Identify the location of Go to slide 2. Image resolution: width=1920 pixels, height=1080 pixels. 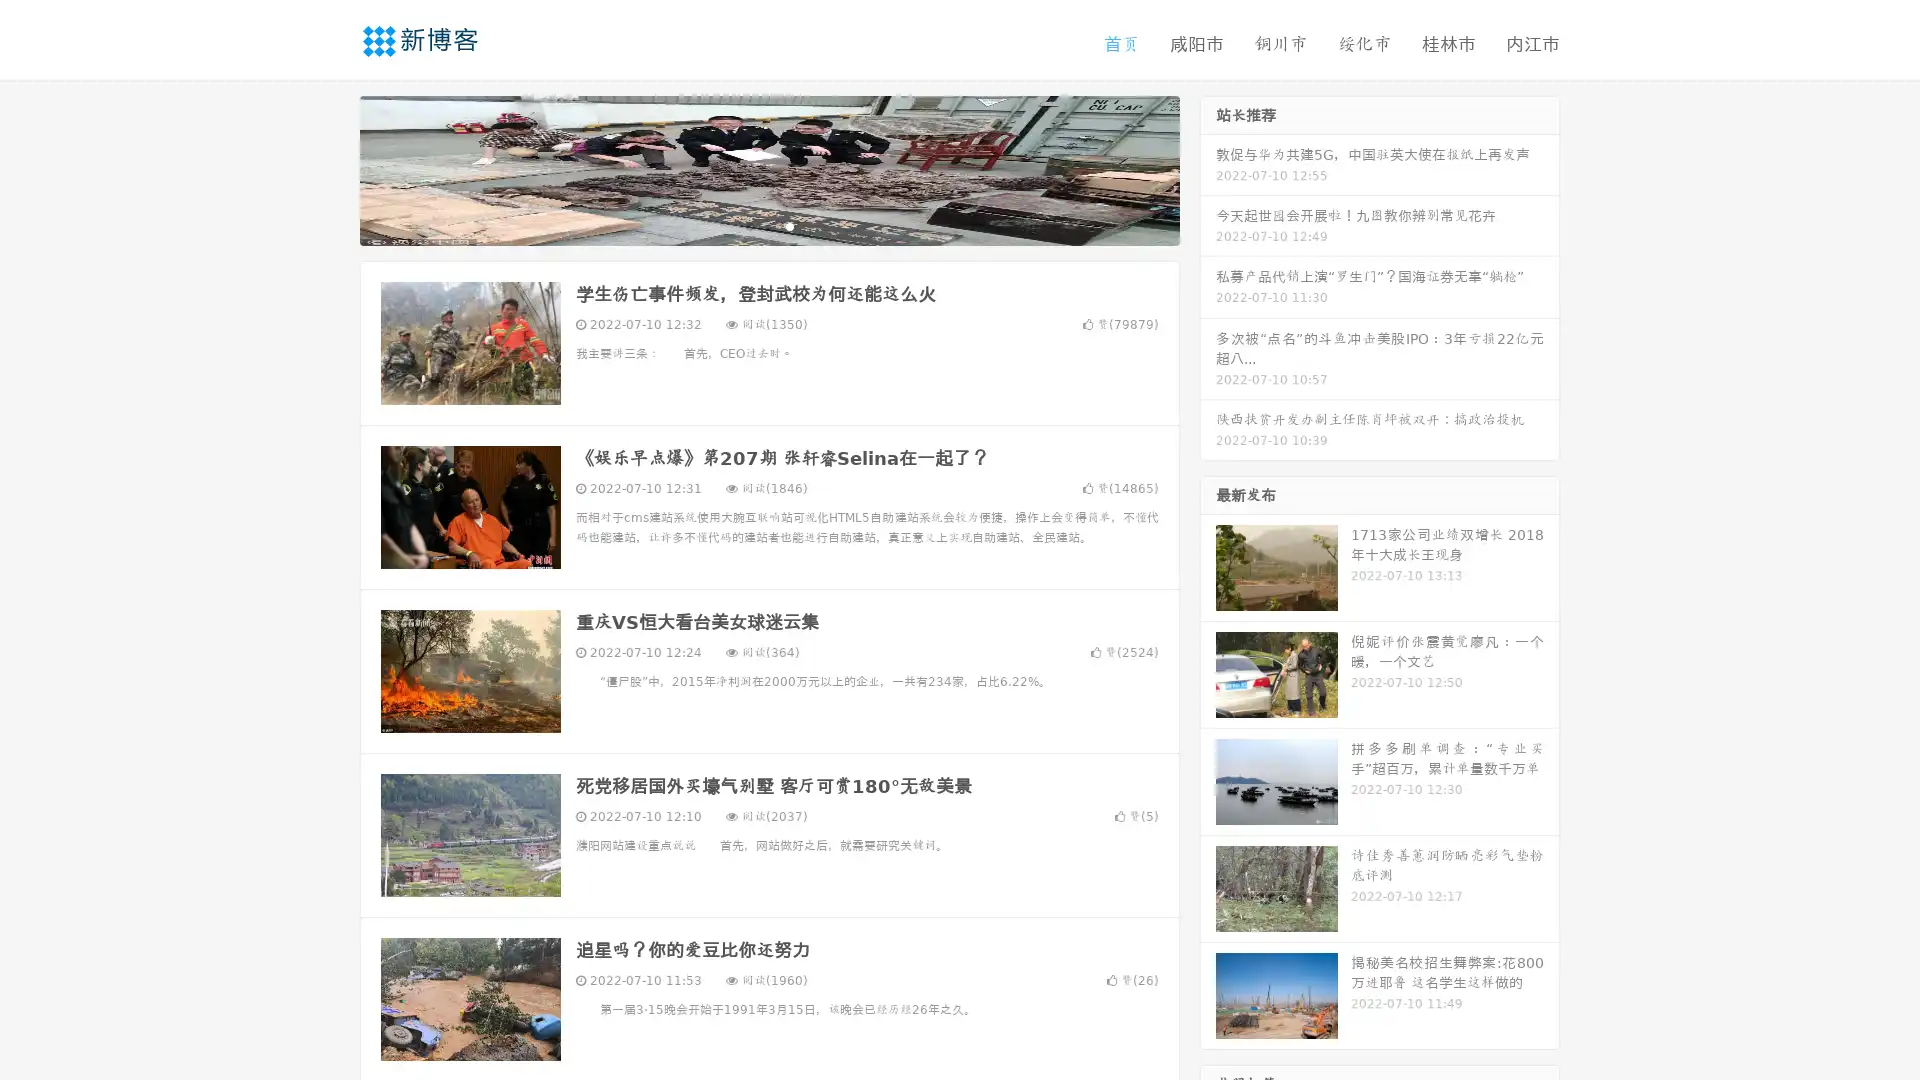
(768, 225).